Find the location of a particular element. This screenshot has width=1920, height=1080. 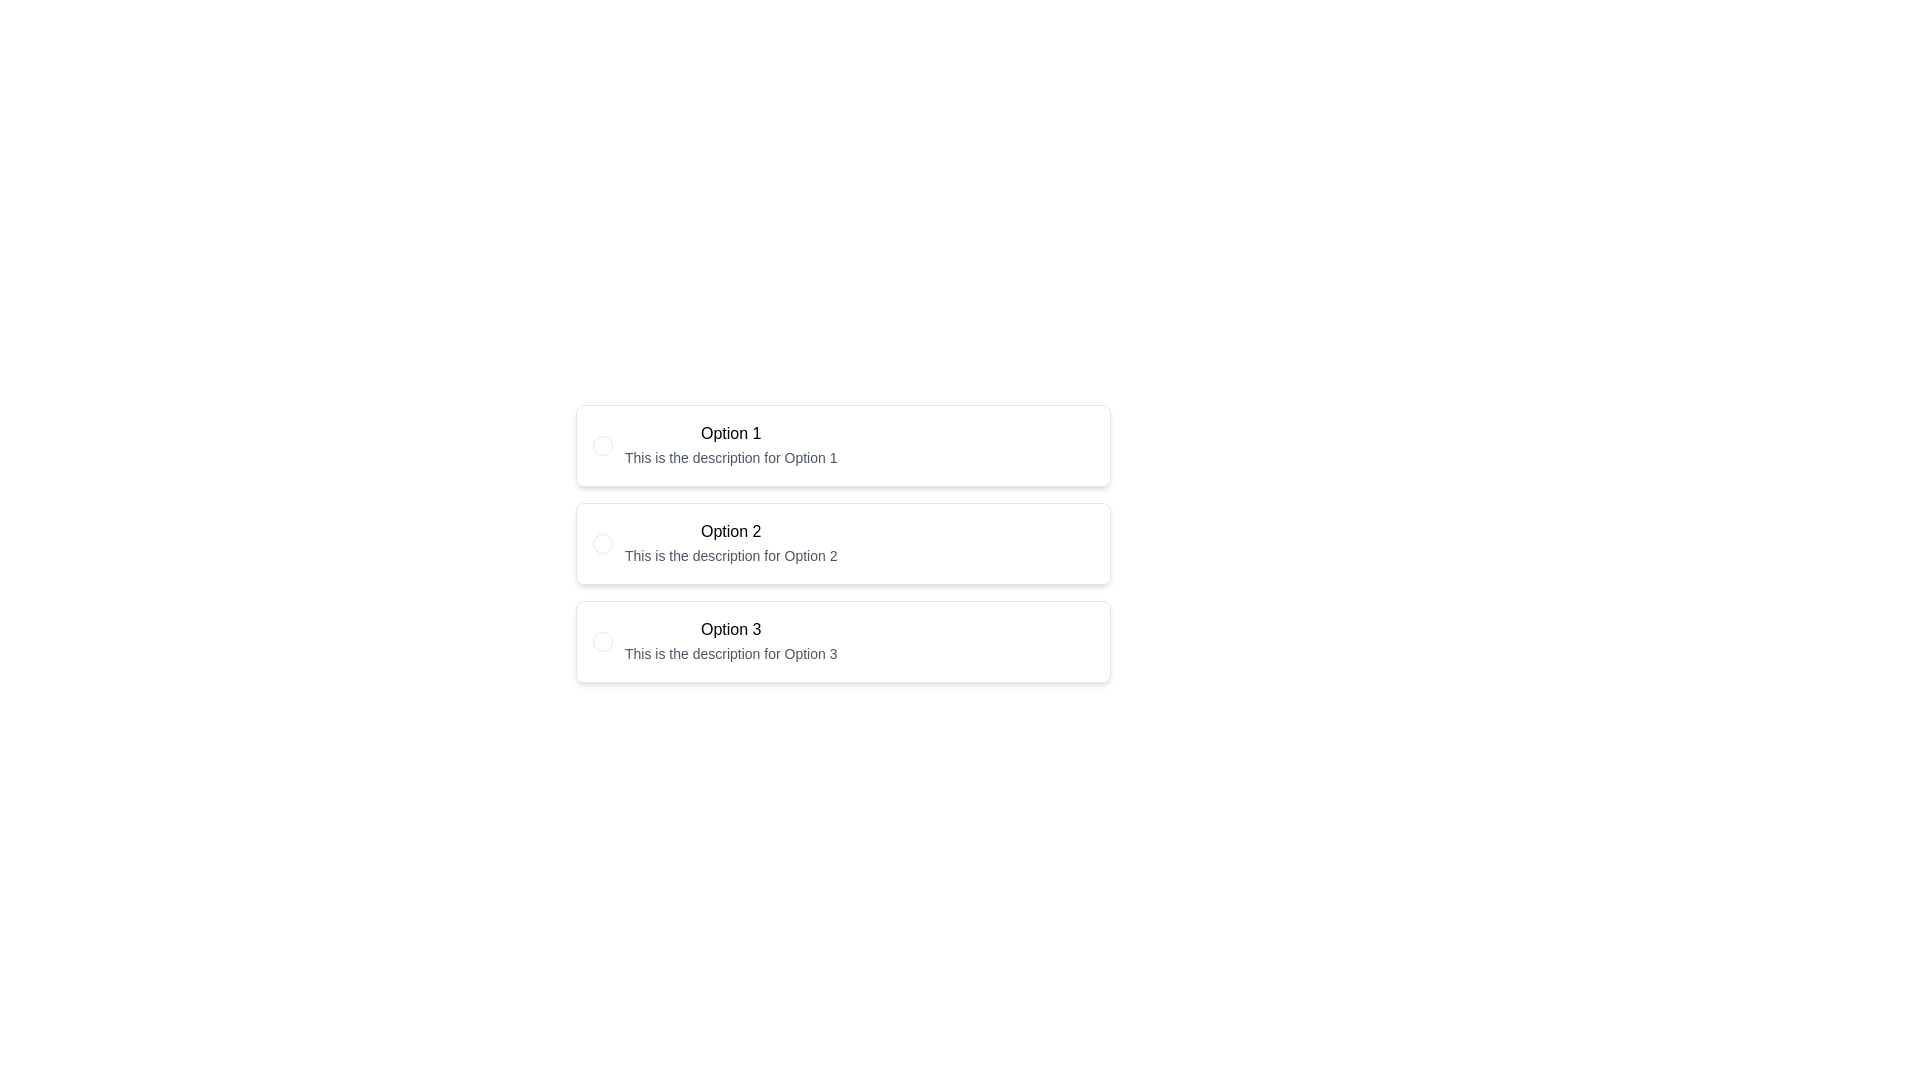

the text label that reads 'This is the description for Option 2', which is located below 'Option 2' in the second selectable item of the list is located at coordinates (730, 555).